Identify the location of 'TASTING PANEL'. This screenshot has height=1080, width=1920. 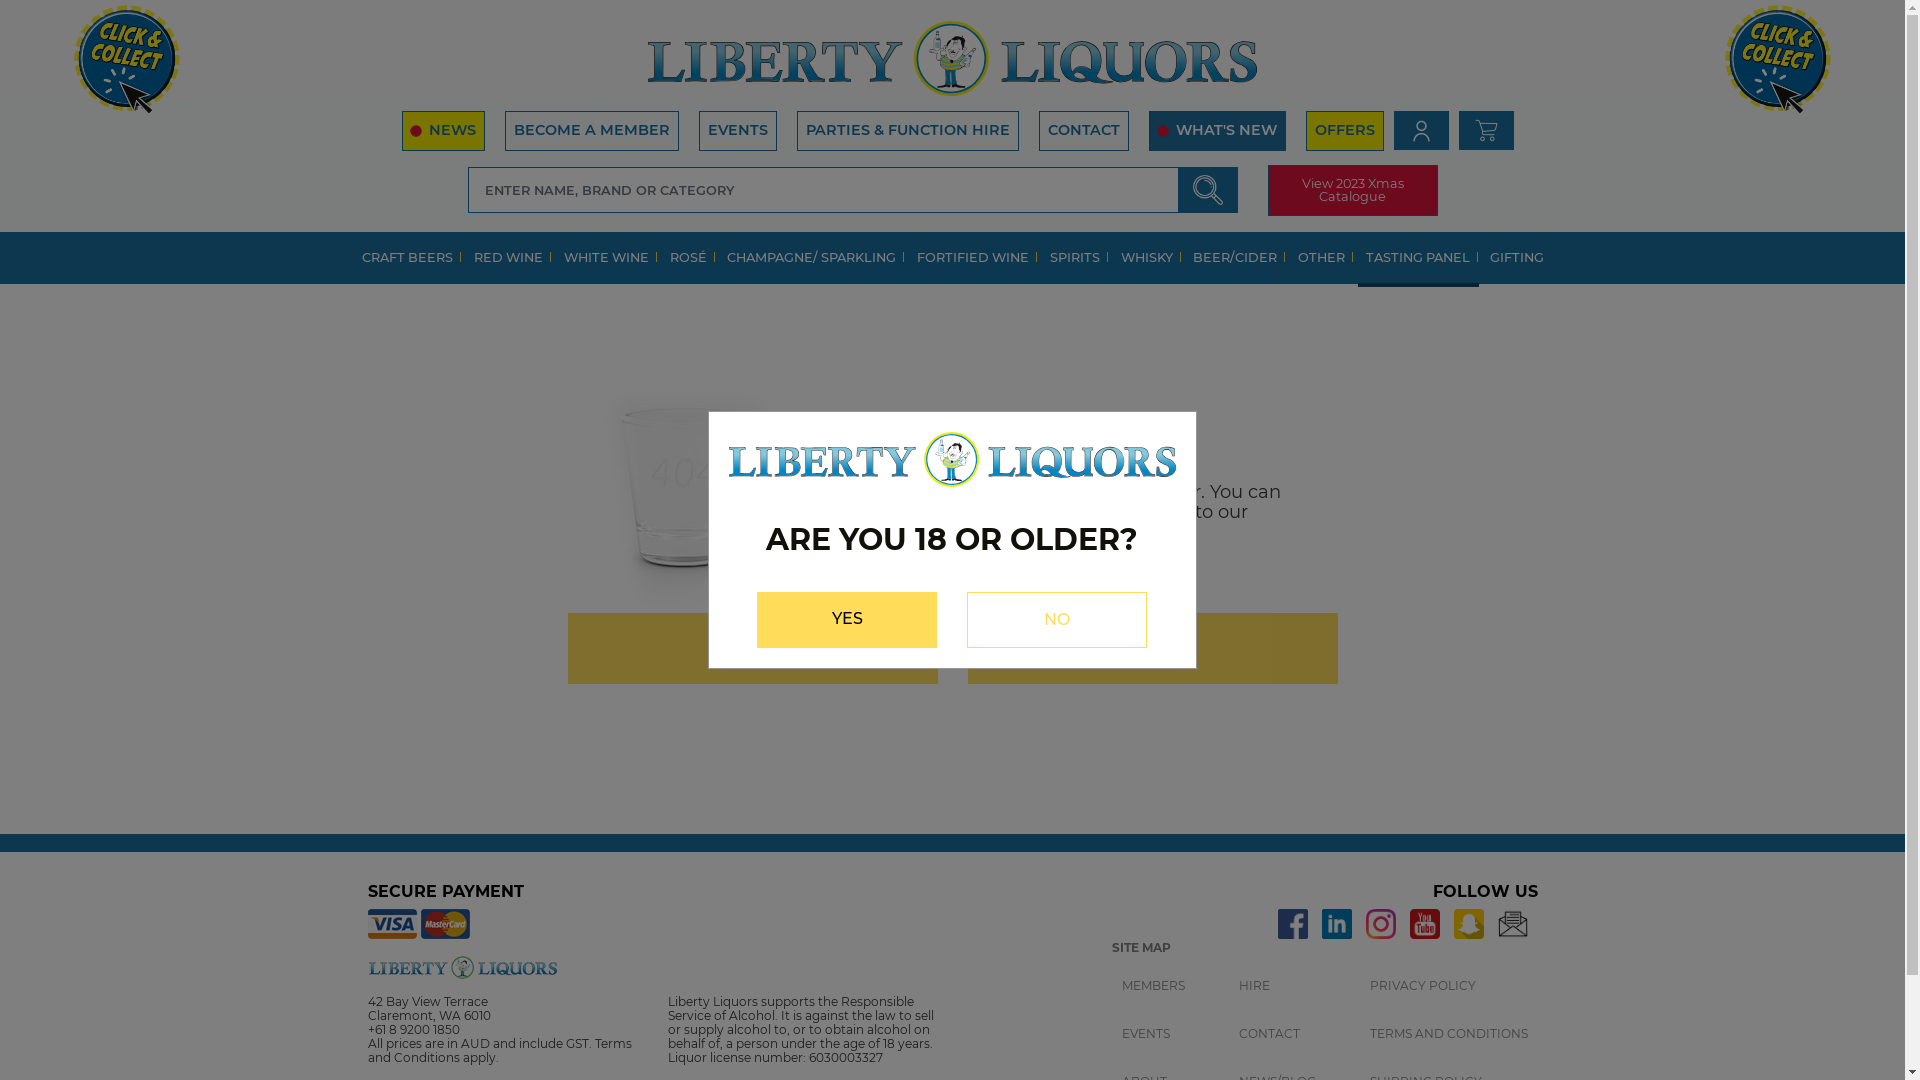
(1417, 258).